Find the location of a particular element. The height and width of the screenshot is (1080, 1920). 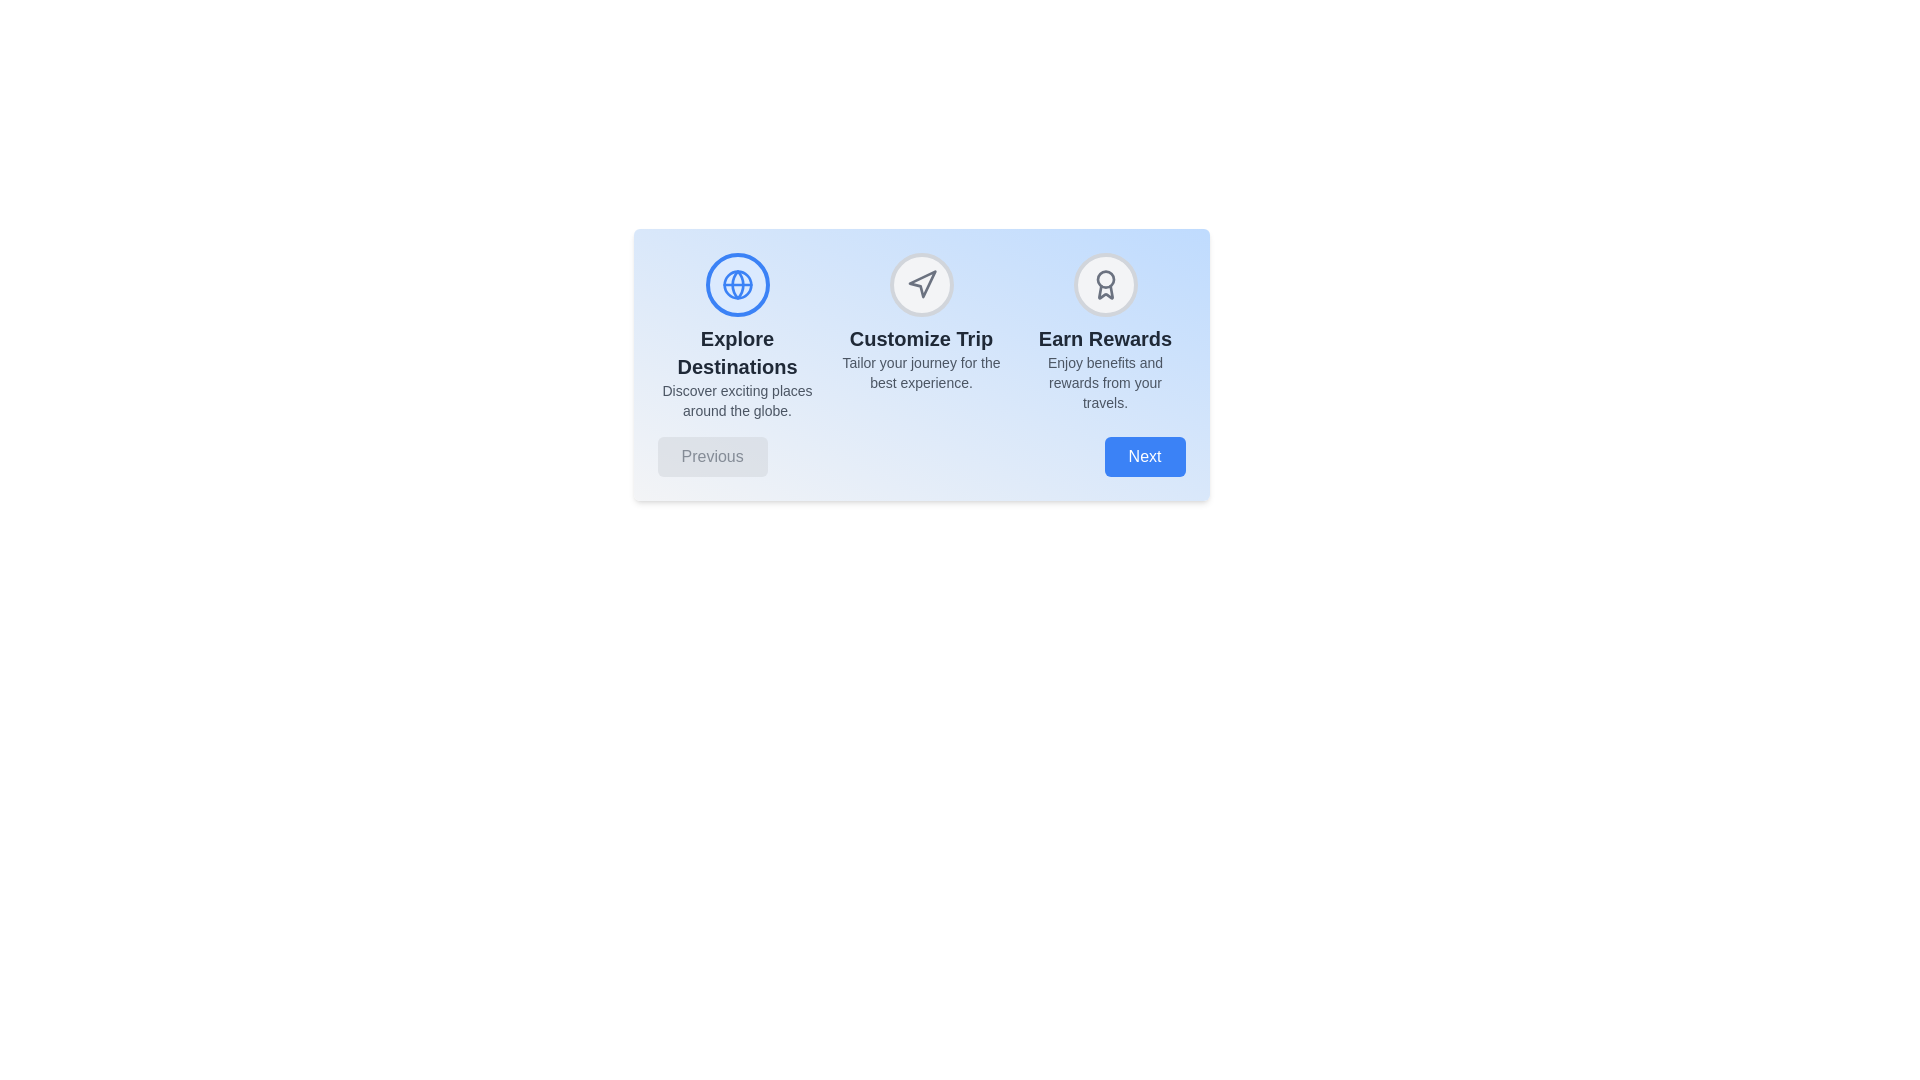

the icon representing the Explore Destinations step to activate it is located at coordinates (736, 285).